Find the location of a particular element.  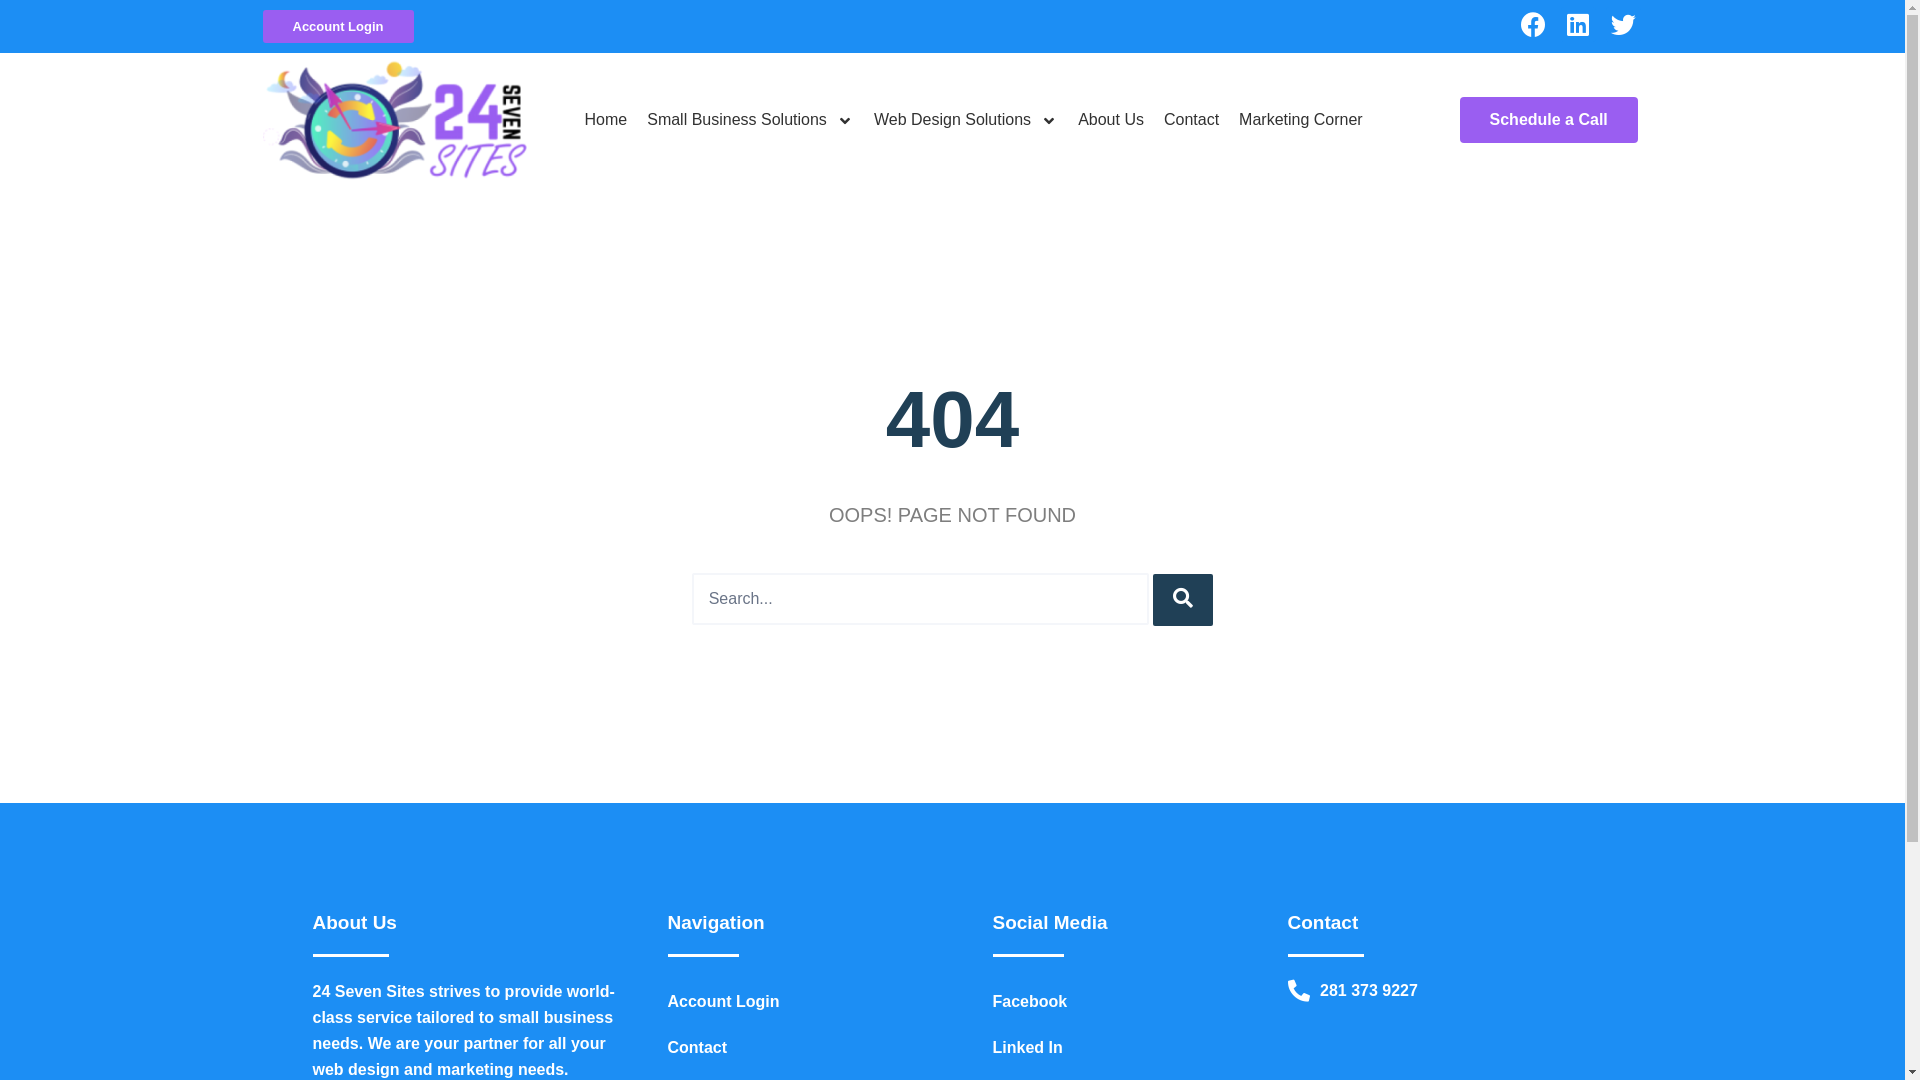

'Account Login' is located at coordinates (337, 26).